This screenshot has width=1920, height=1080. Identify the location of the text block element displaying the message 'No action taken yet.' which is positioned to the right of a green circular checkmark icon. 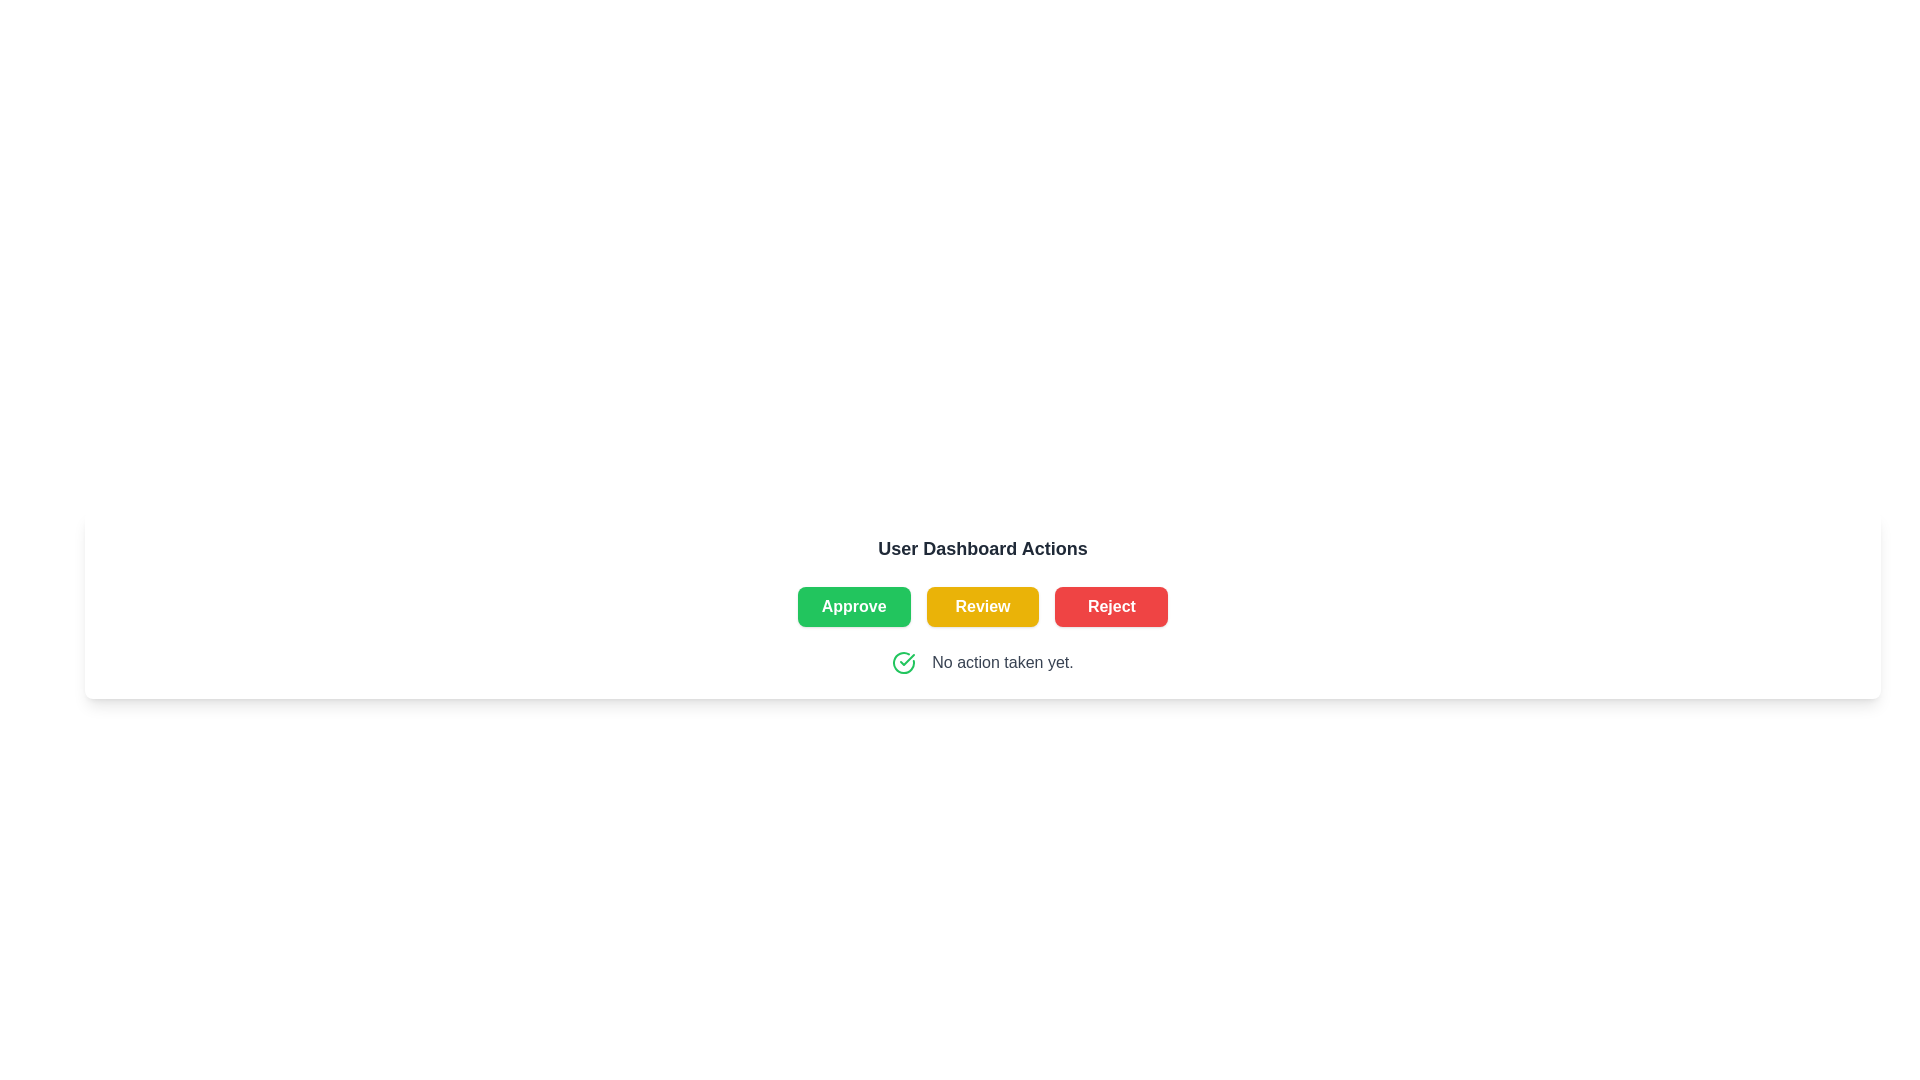
(1003, 663).